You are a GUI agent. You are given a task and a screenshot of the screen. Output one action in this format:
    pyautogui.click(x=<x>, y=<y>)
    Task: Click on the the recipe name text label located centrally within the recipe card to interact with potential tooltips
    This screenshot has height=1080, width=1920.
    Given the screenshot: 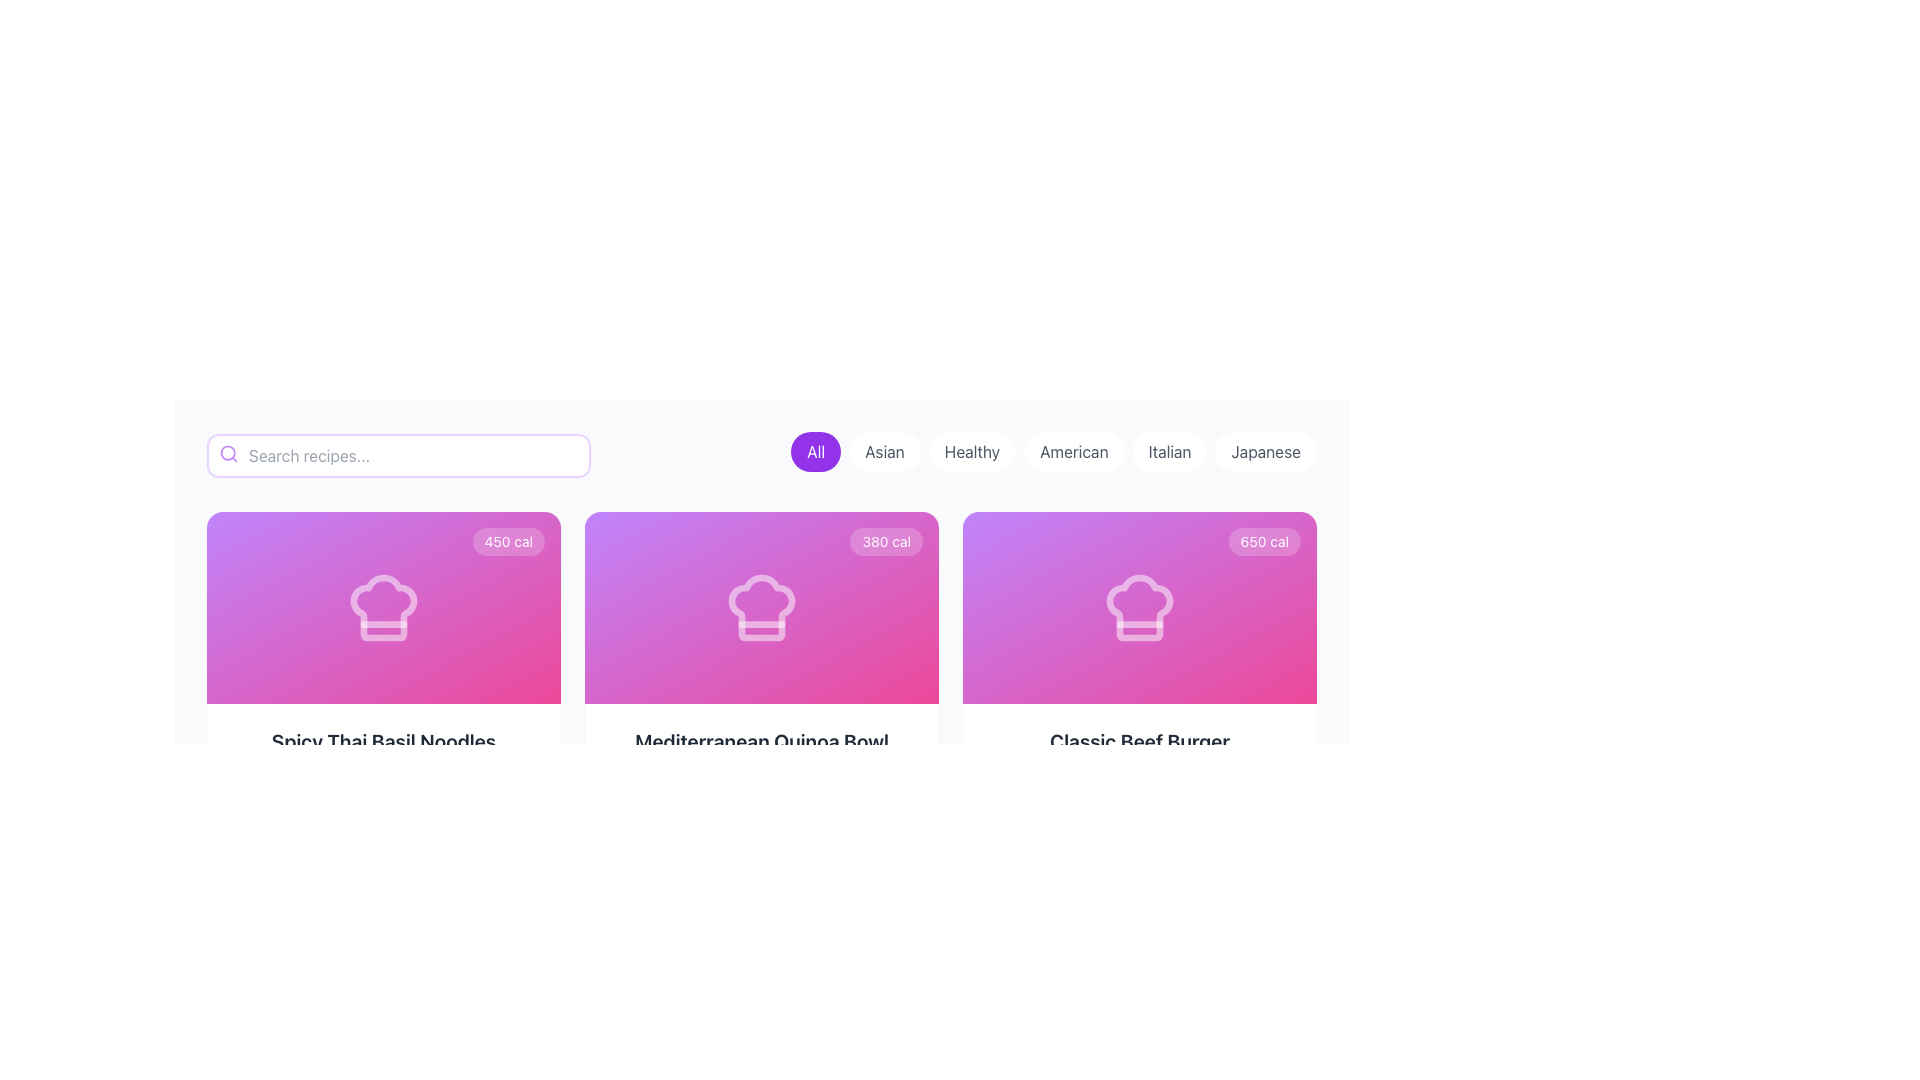 What is the action you would take?
    pyautogui.click(x=761, y=741)
    